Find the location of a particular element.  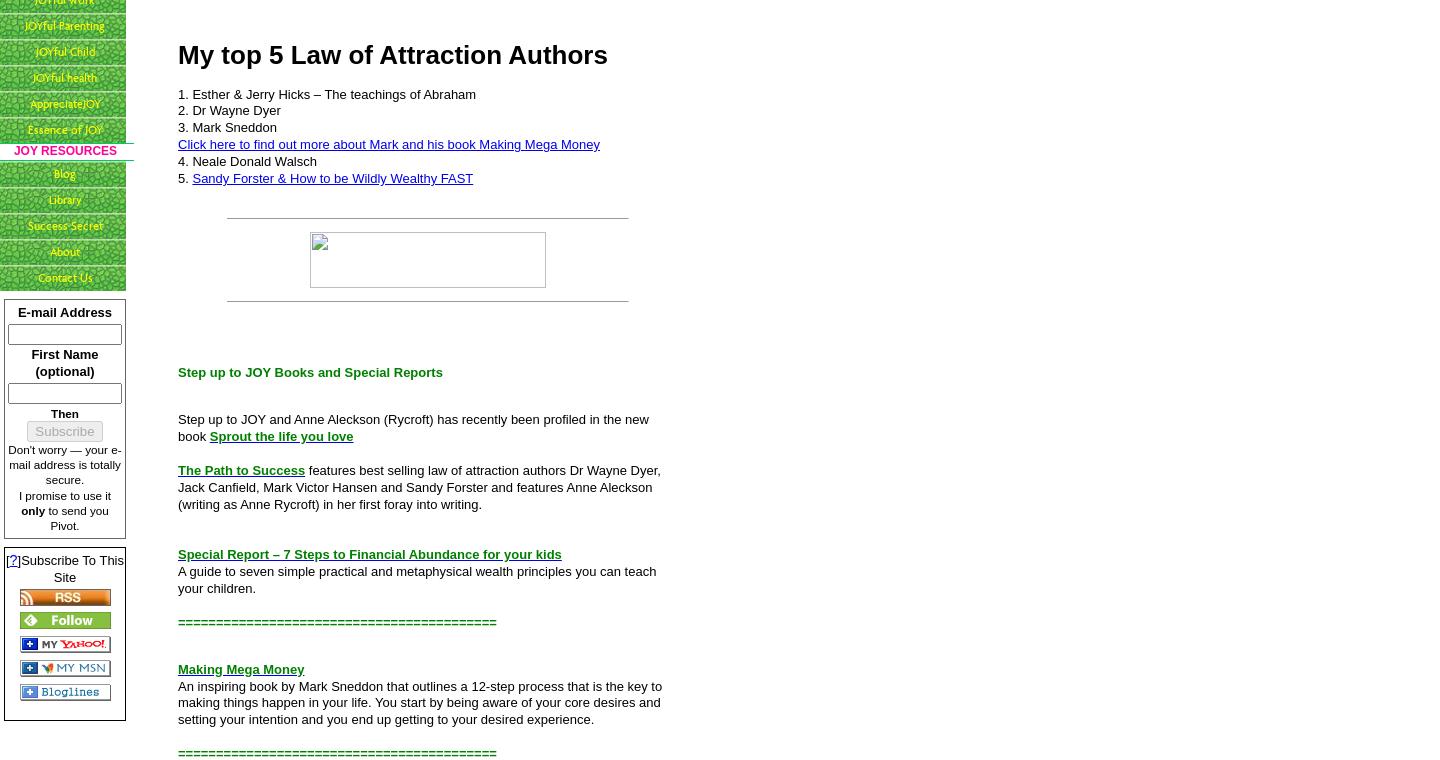

'Blog' is located at coordinates (64, 173).